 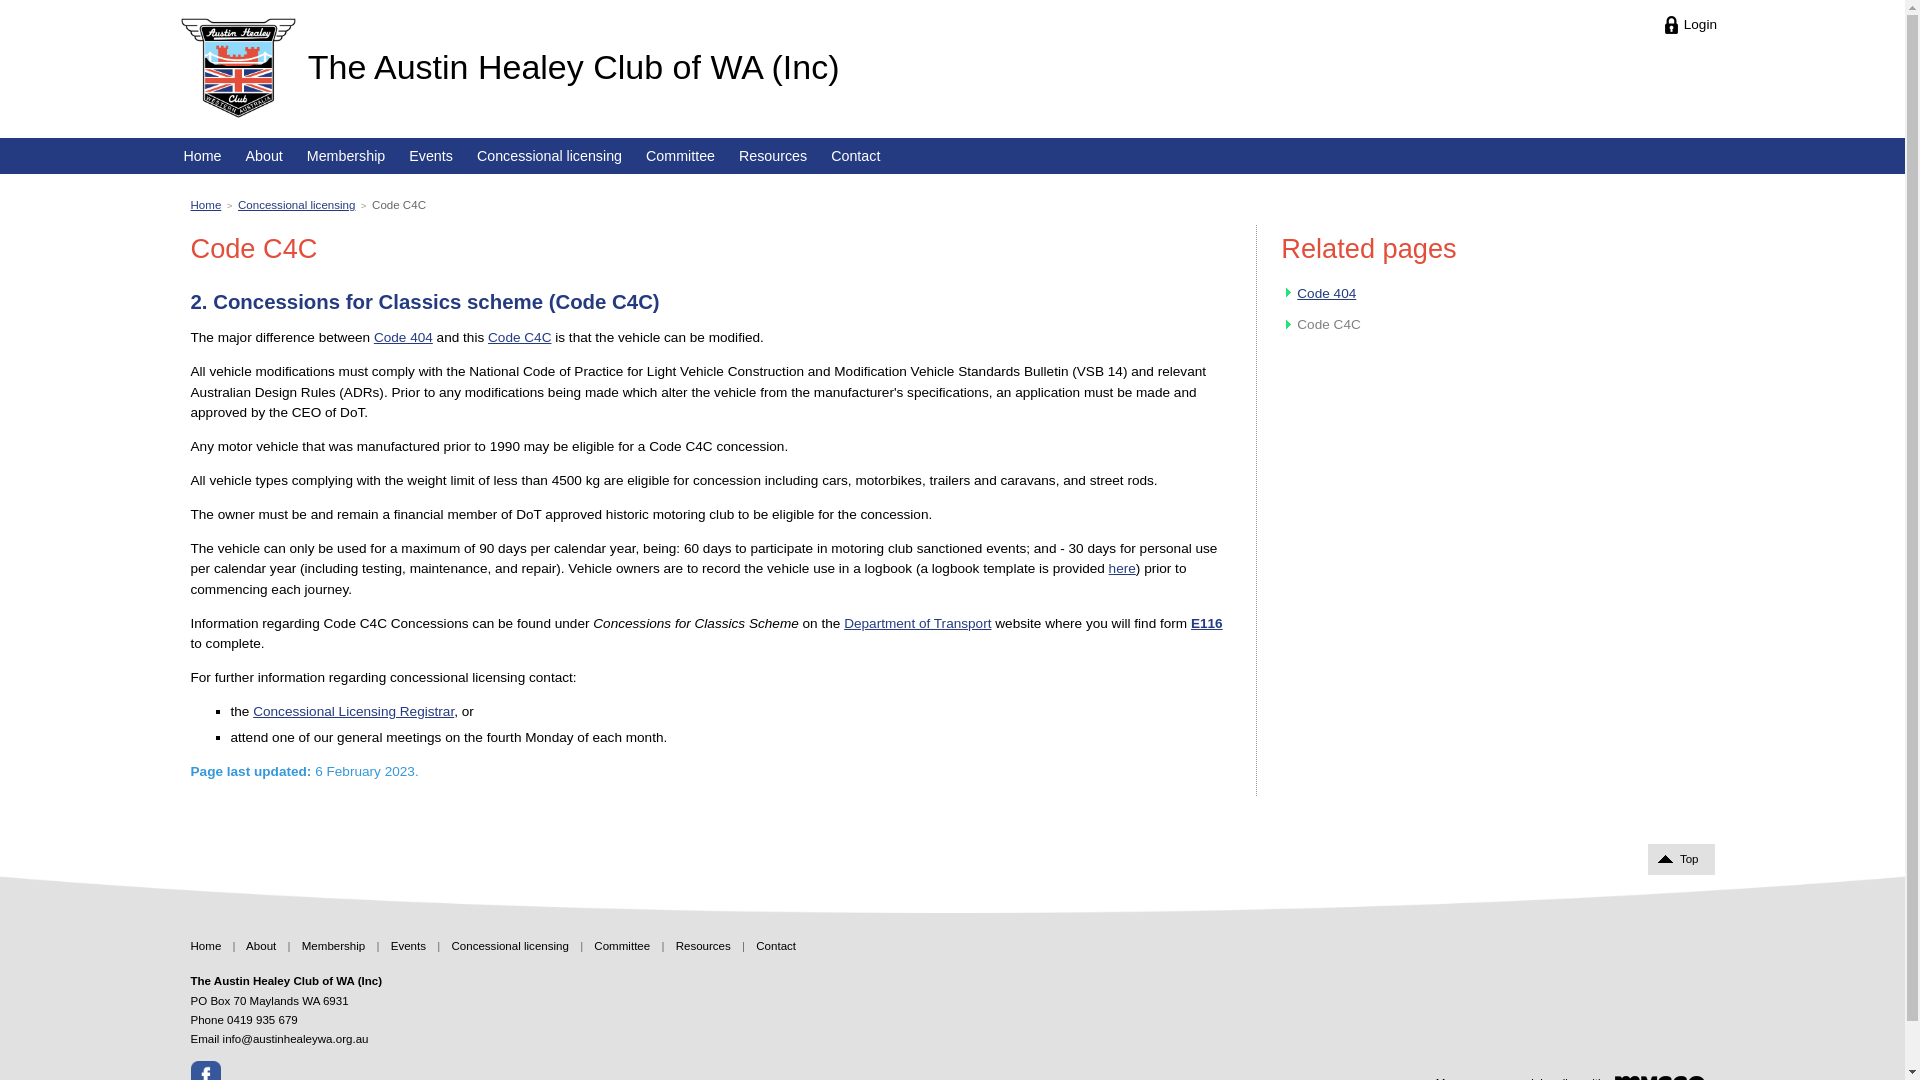 What do you see at coordinates (402, 336) in the screenshot?
I see `'Code 404'` at bounding box center [402, 336].